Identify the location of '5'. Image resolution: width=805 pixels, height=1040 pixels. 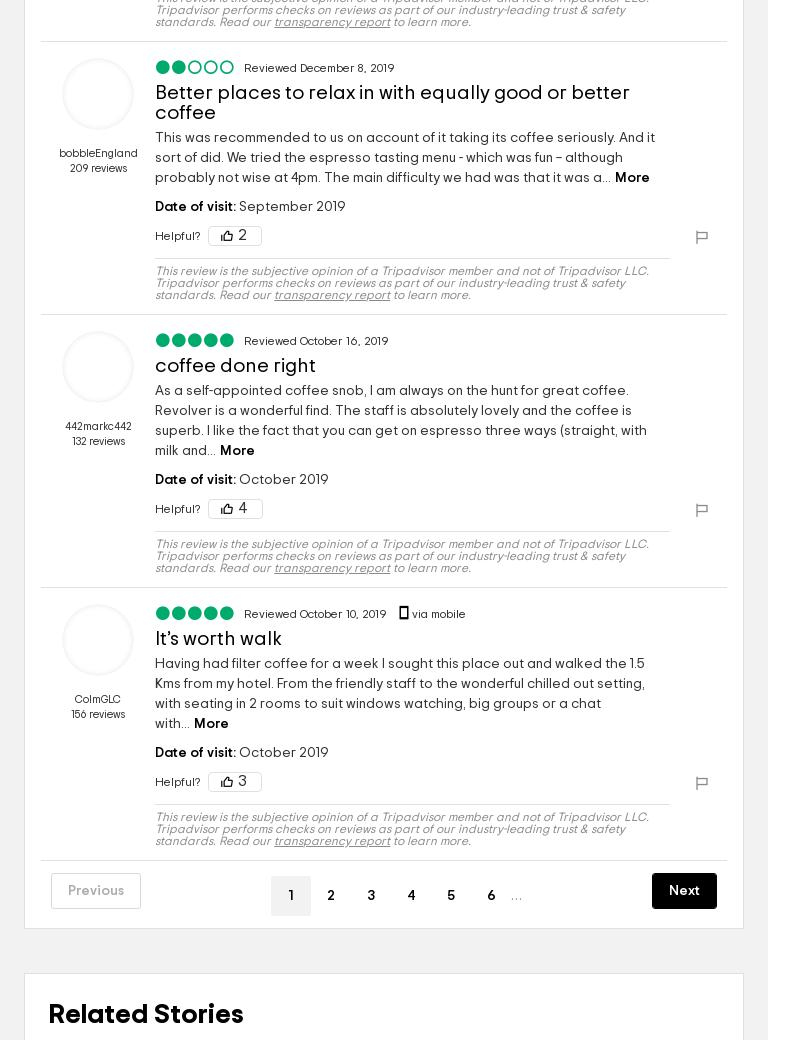
(446, 894).